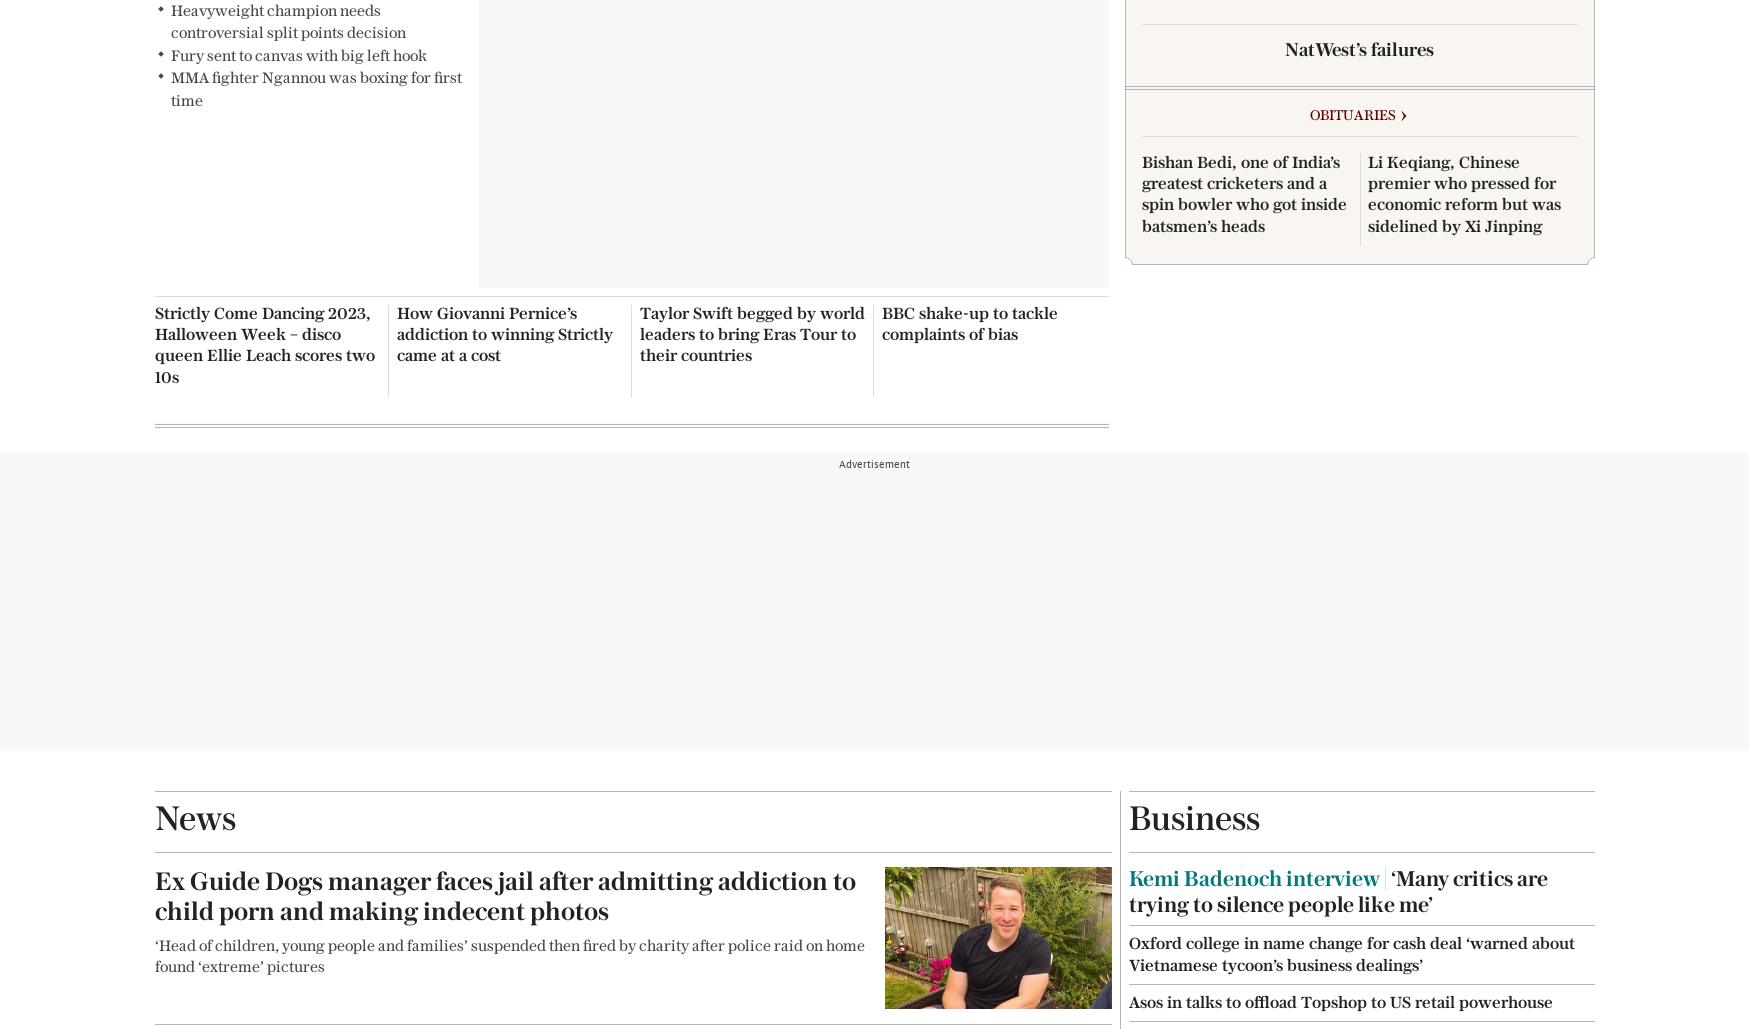  I want to click on 'Advertising Terms', so click(514, 117).